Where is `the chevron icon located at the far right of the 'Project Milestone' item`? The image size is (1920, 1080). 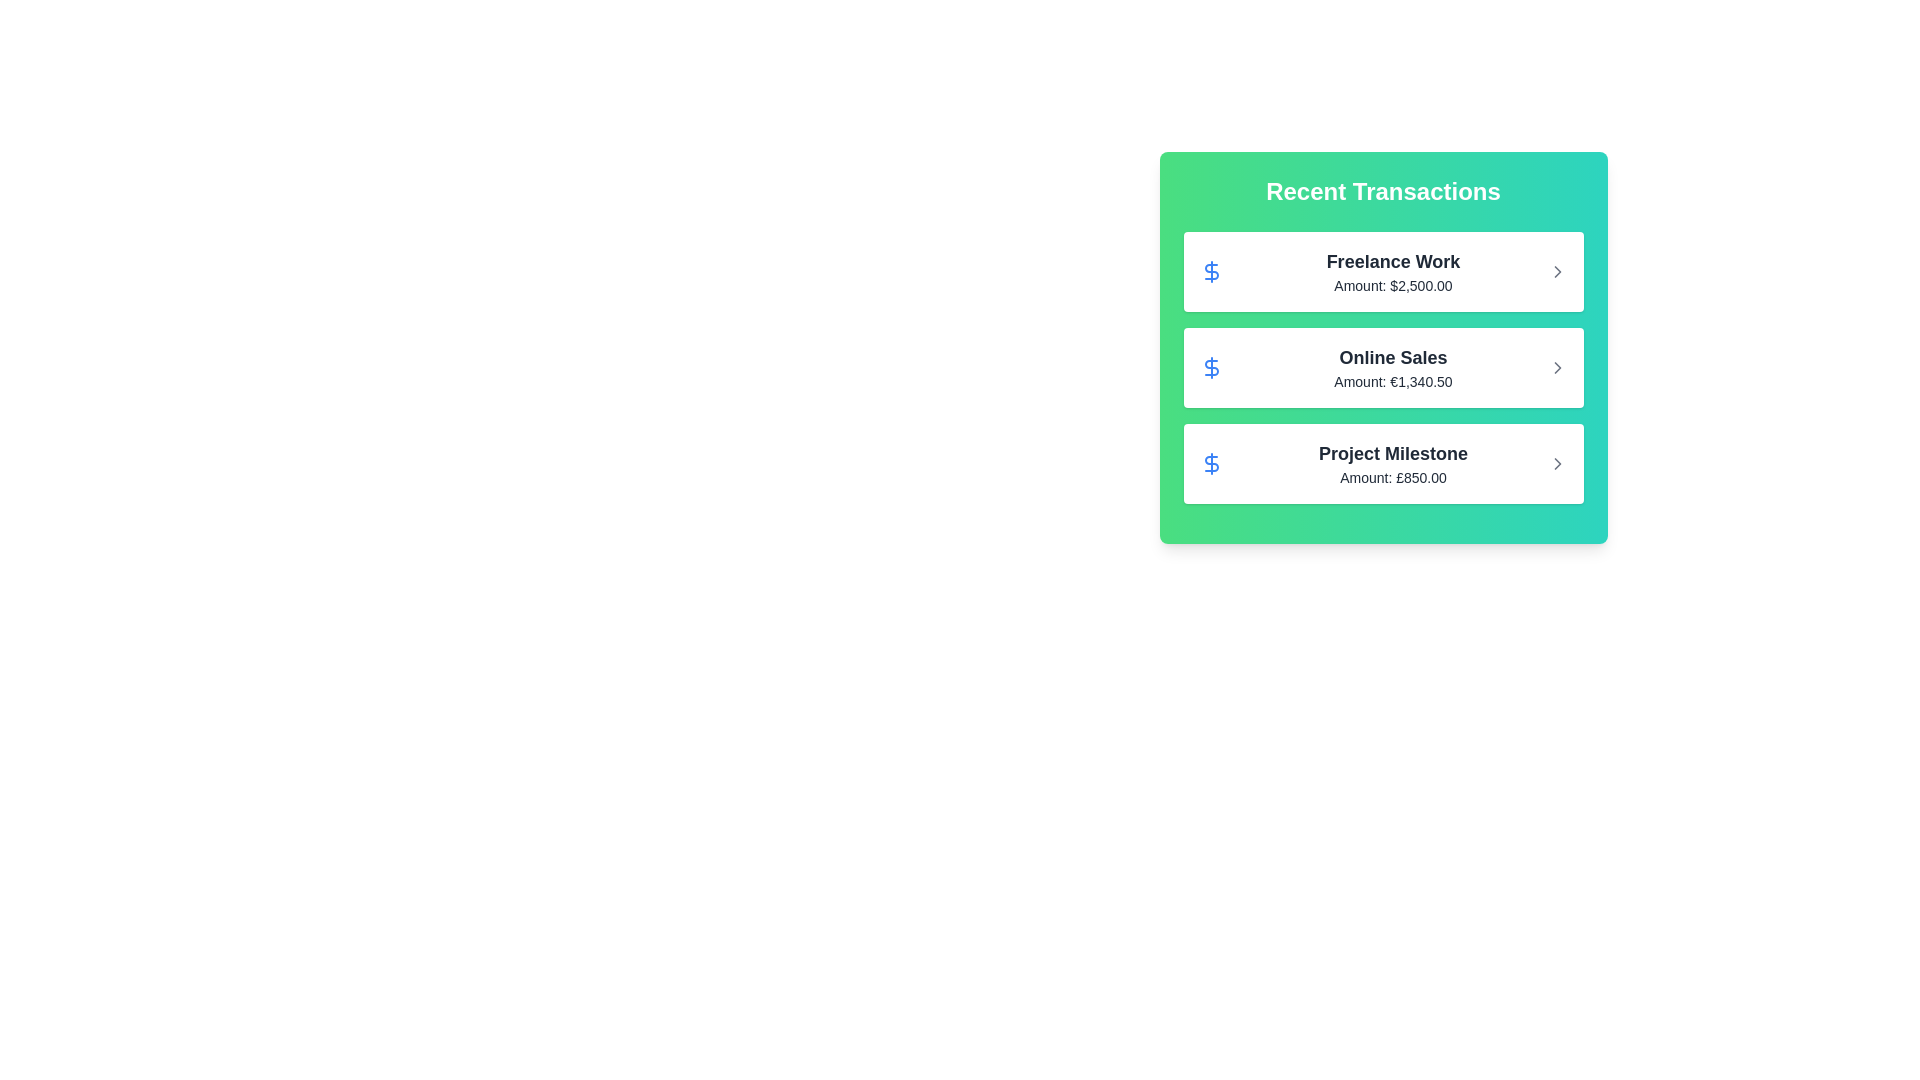 the chevron icon located at the far right of the 'Project Milestone' item is located at coordinates (1556, 463).